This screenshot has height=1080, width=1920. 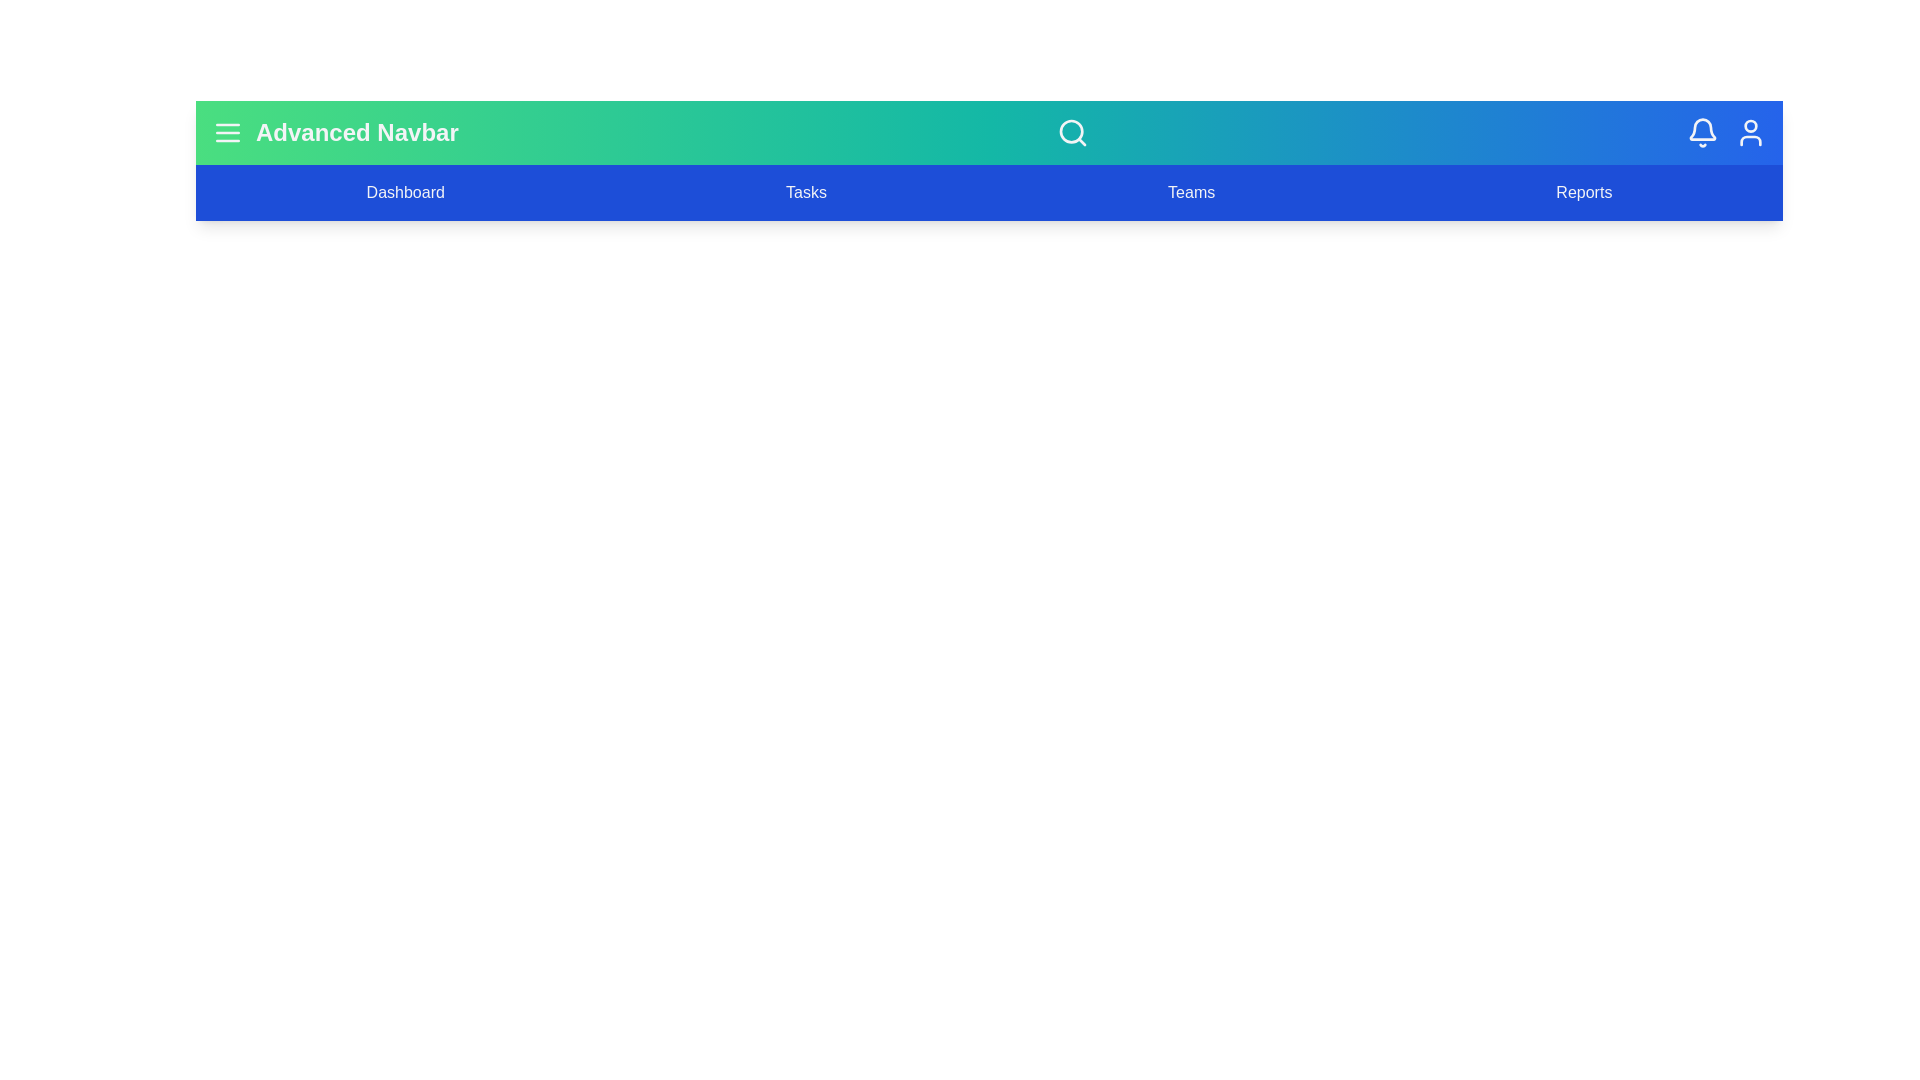 What do you see at coordinates (404, 192) in the screenshot?
I see `the navigation item Dashboard to navigate to its corresponding section` at bounding box center [404, 192].